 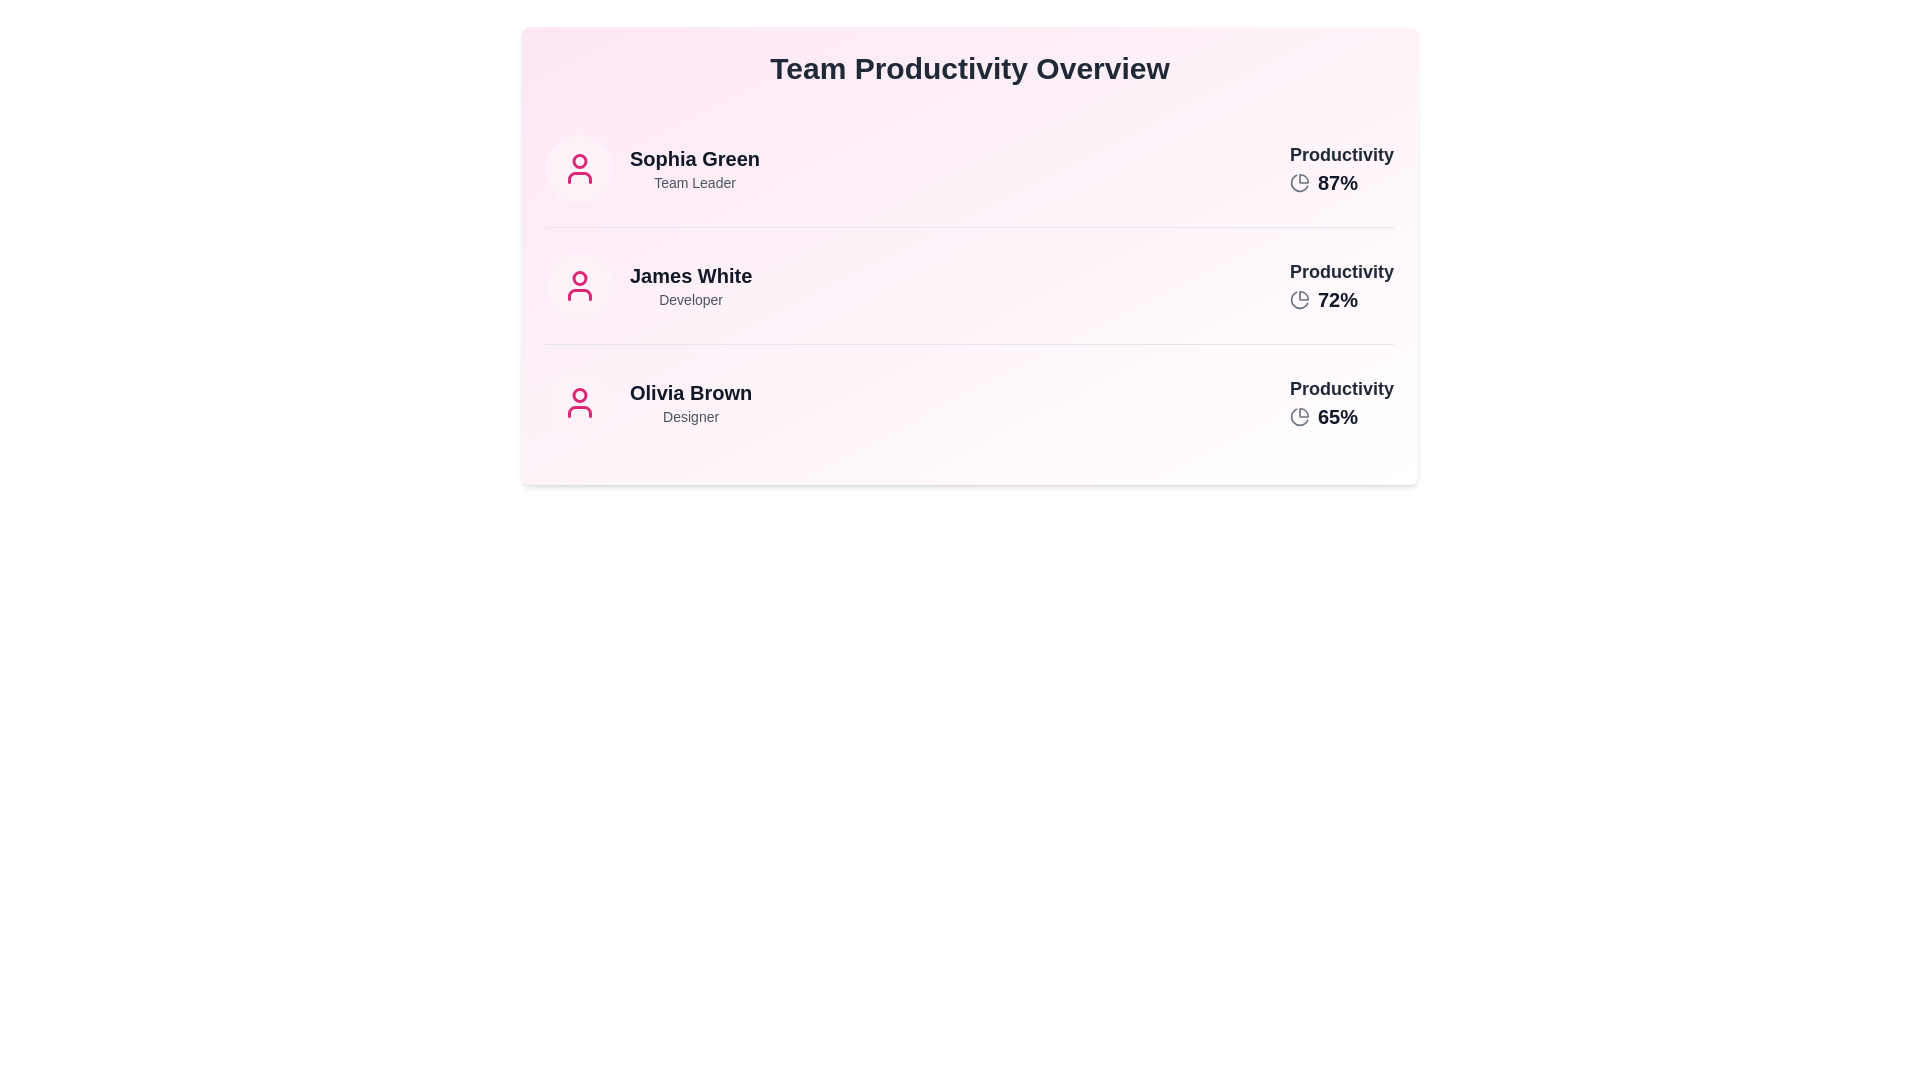 What do you see at coordinates (969, 168) in the screenshot?
I see `the Information card displaying details about a team member, which is the first entry` at bounding box center [969, 168].